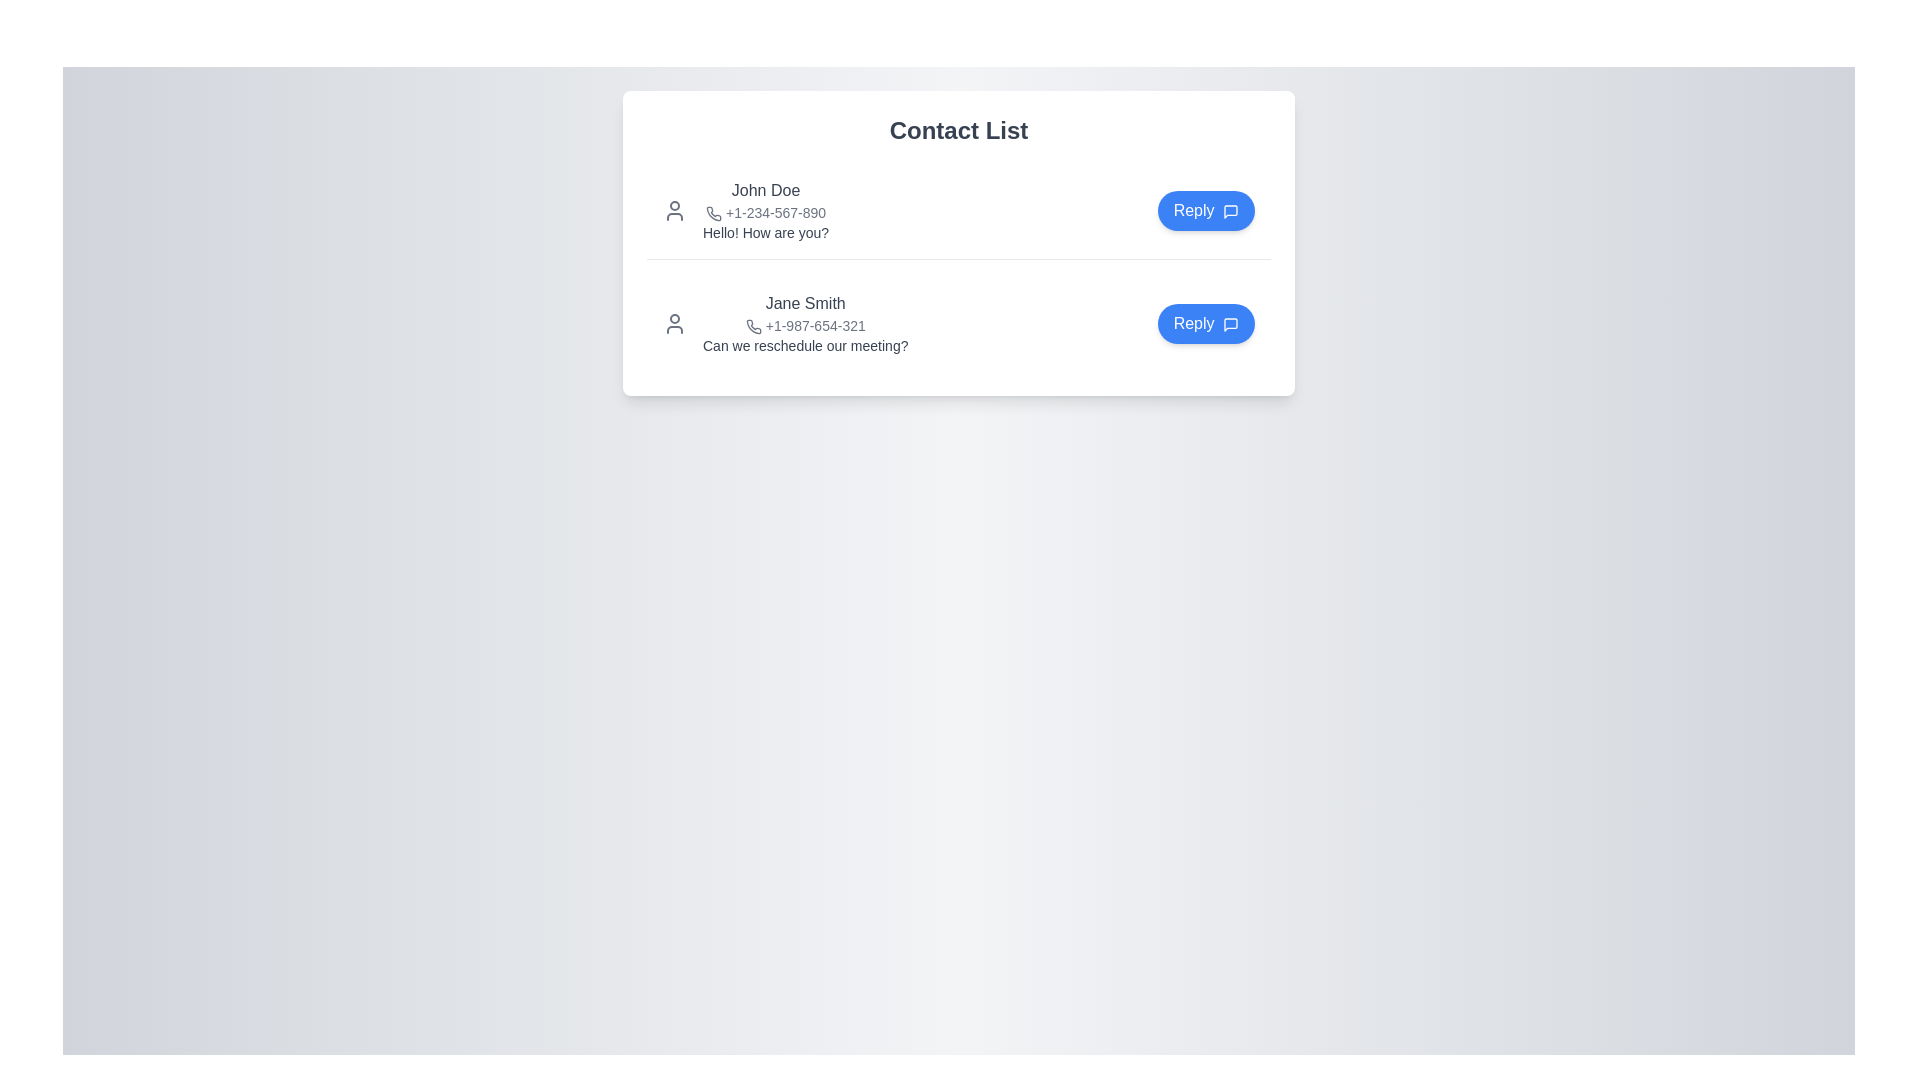 The height and width of the screenshot is (1080, 1920). Describe the element at coordinates (784, 323) in the screenshot. I see `name and message of the second contact entry in the vertical list of contacts, which displays the contact's name, phone number, and a related message` at that location.